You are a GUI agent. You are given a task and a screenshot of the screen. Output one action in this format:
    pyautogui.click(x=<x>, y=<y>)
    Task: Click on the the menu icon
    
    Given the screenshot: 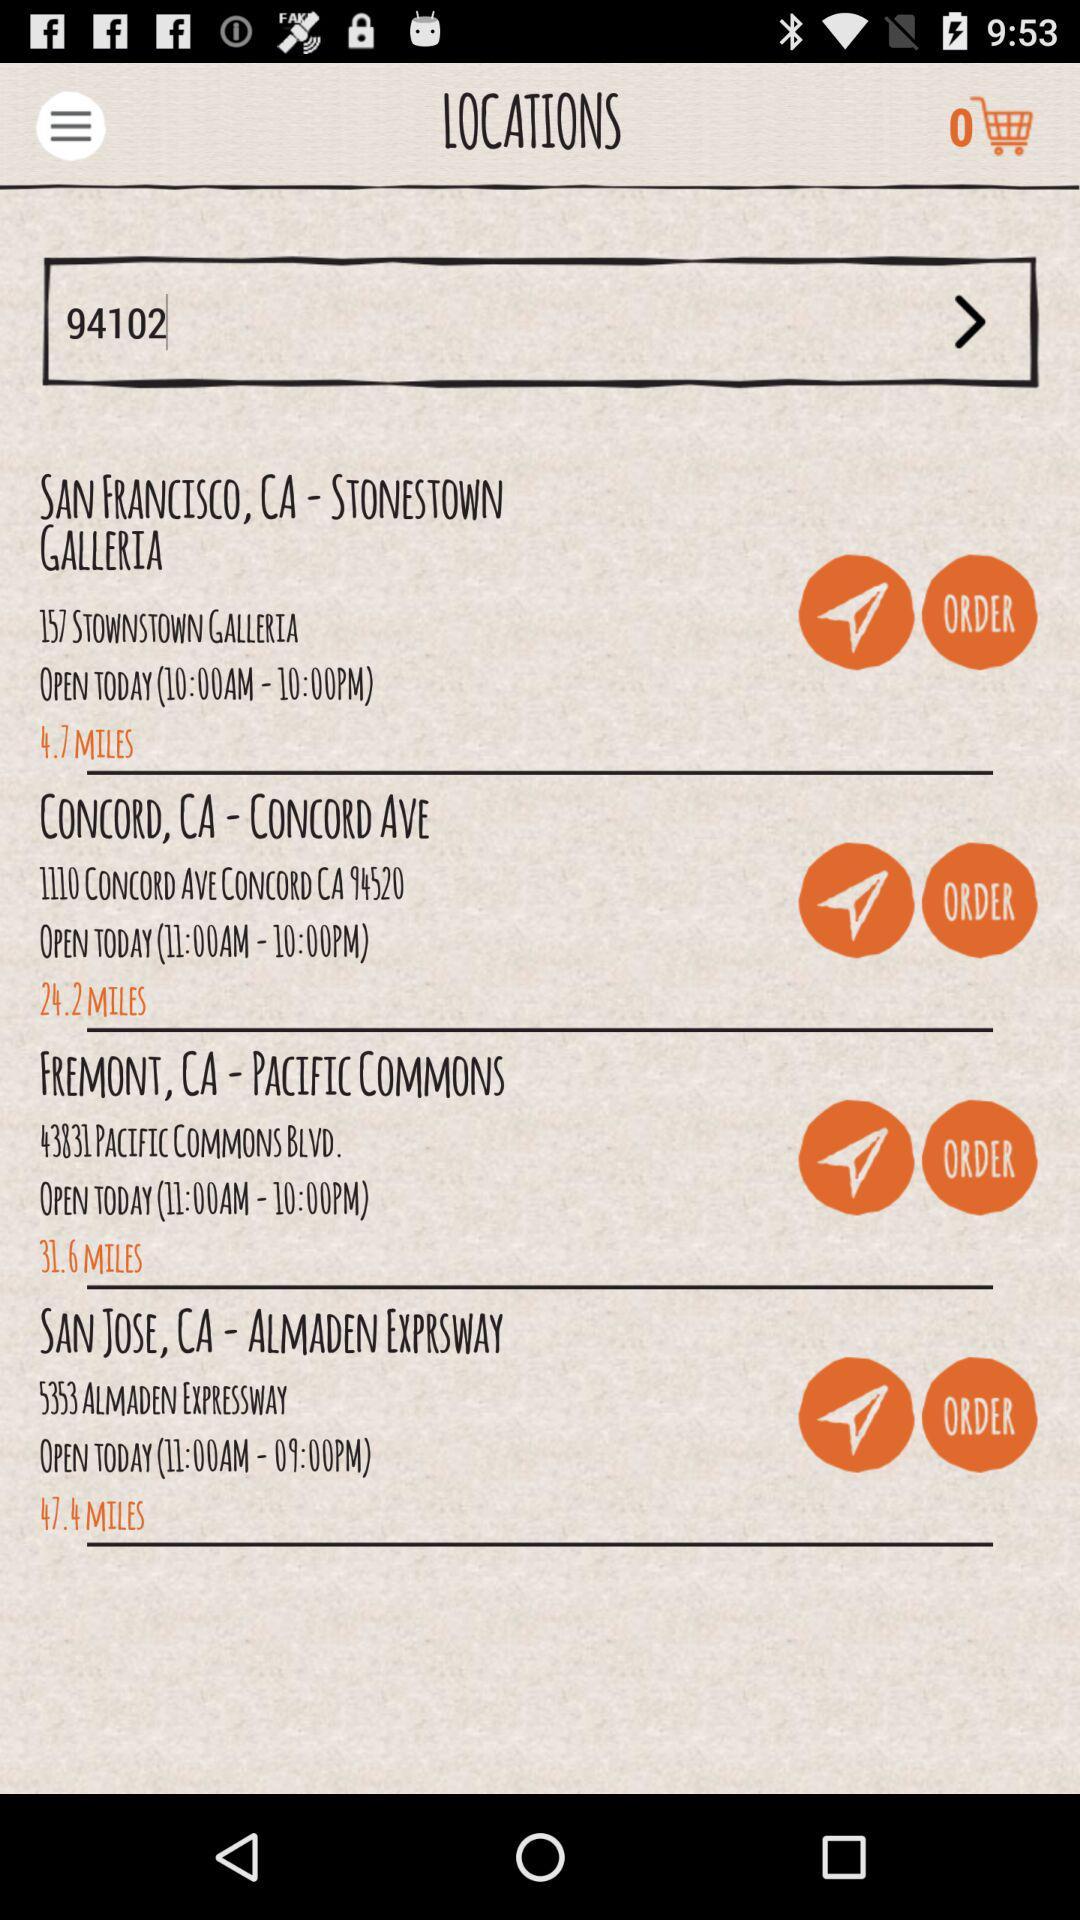 What is the action you would take?
    pyautogui.click(x=69, y=133)
    